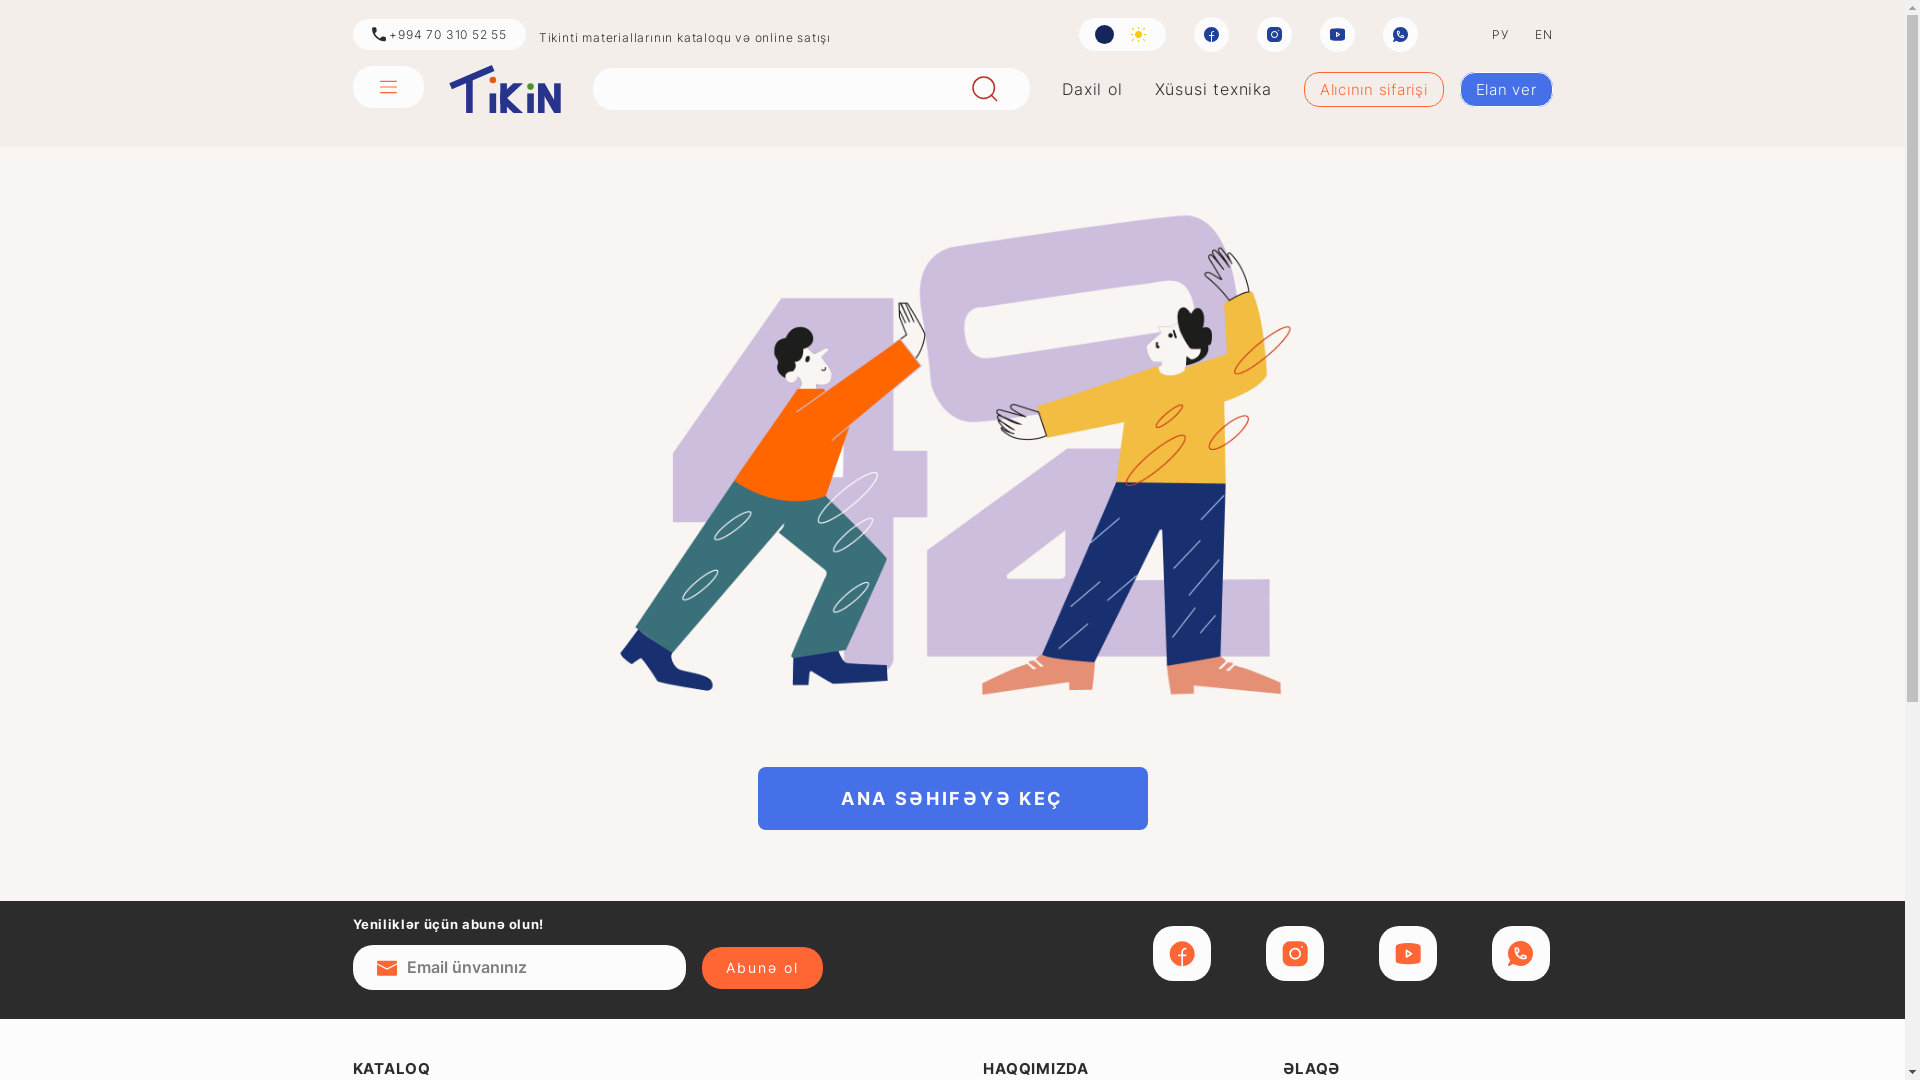  Describe the element at coordinates (504, 87) in the screenshot. I see `'Tikin.az'` at that location.